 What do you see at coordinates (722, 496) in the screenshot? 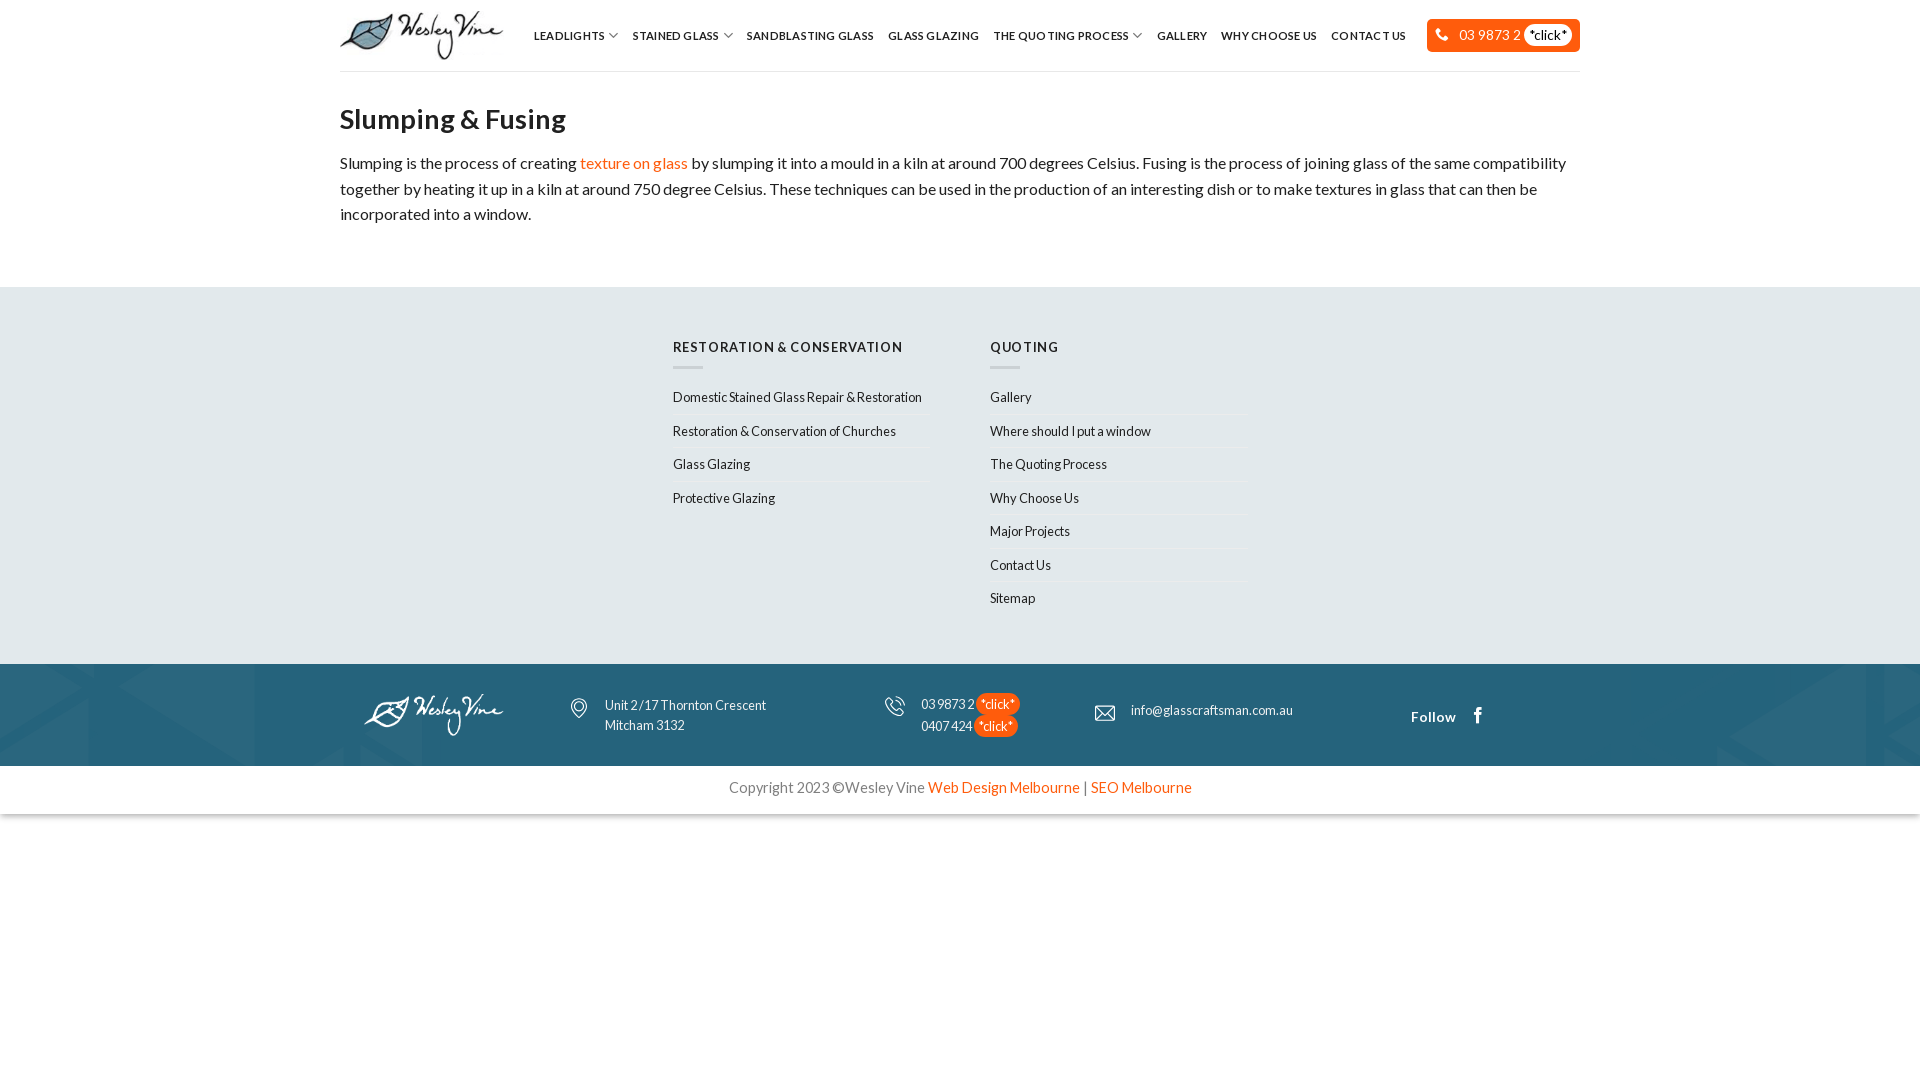
I see `'Protective Glazing'` at bounding box center [722, 496].